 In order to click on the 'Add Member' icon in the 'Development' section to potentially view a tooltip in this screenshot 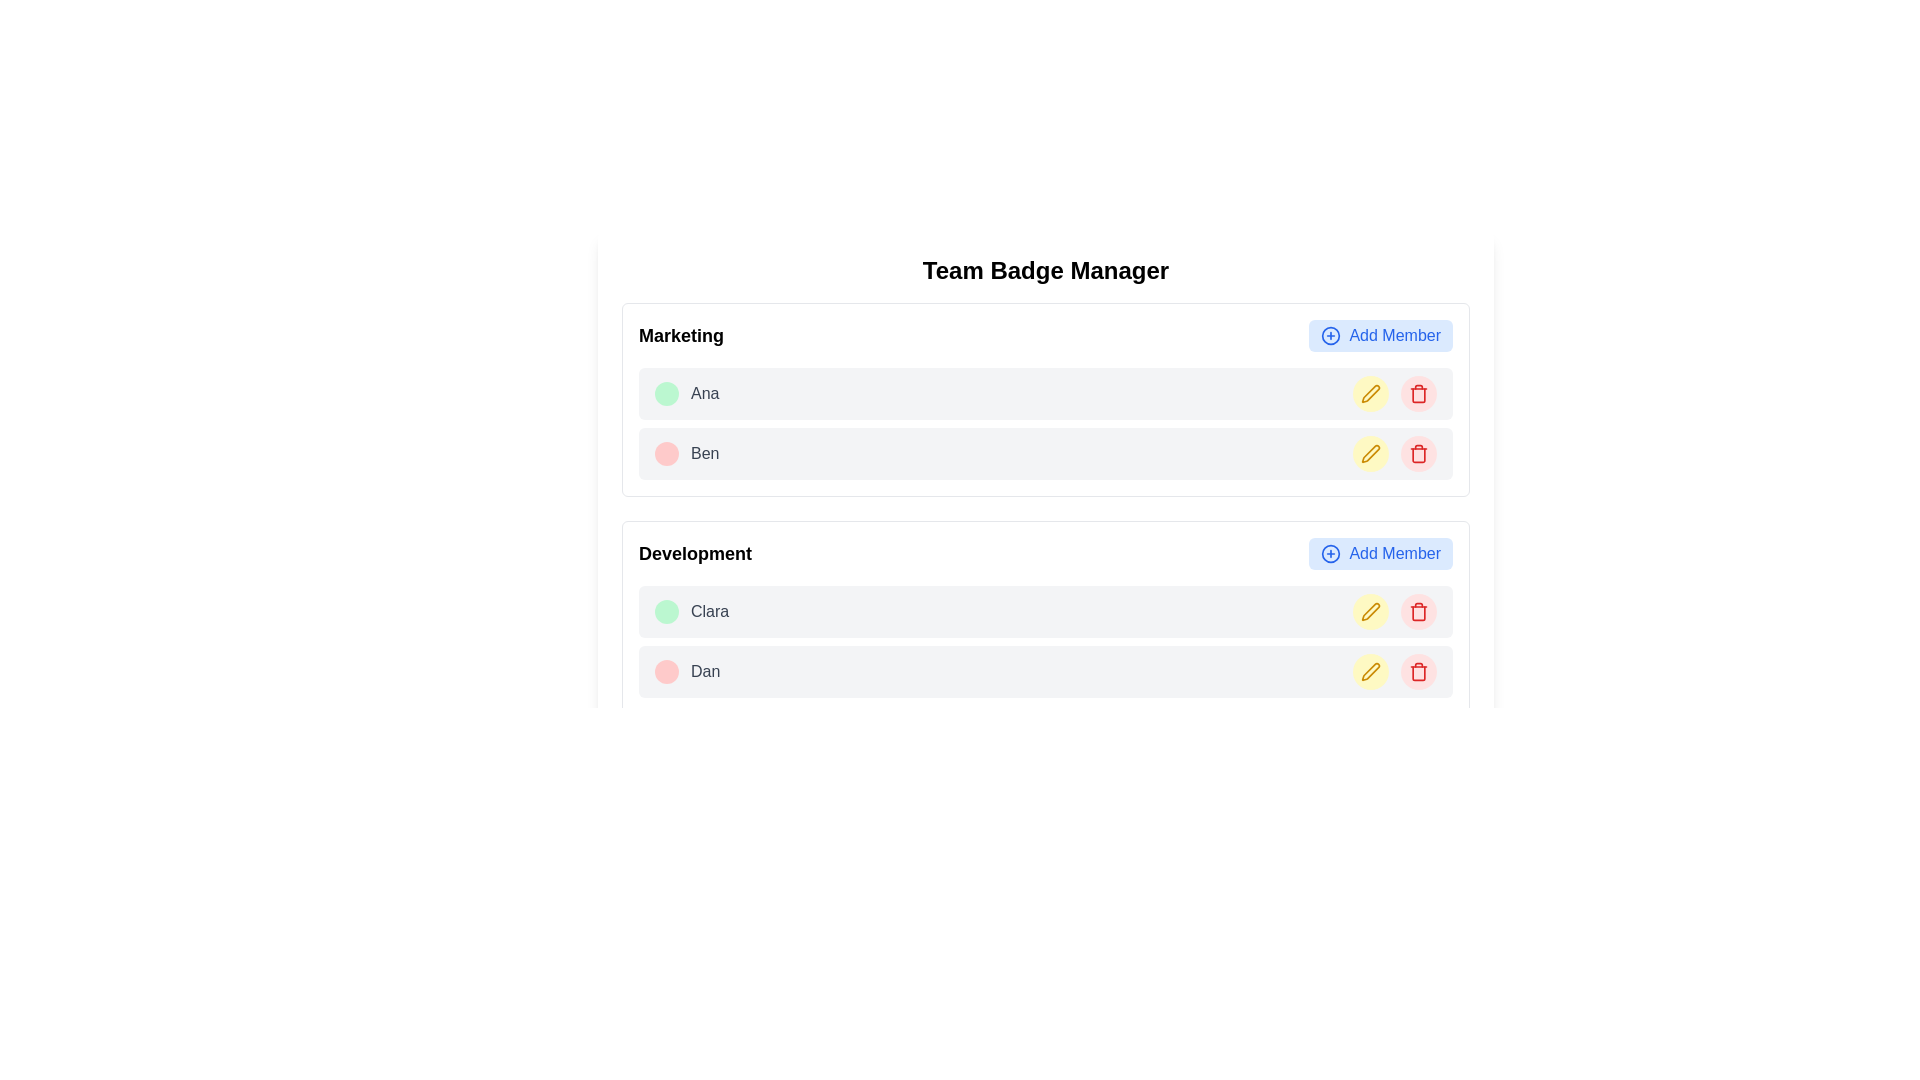, I will do `click(1331, 554)`.